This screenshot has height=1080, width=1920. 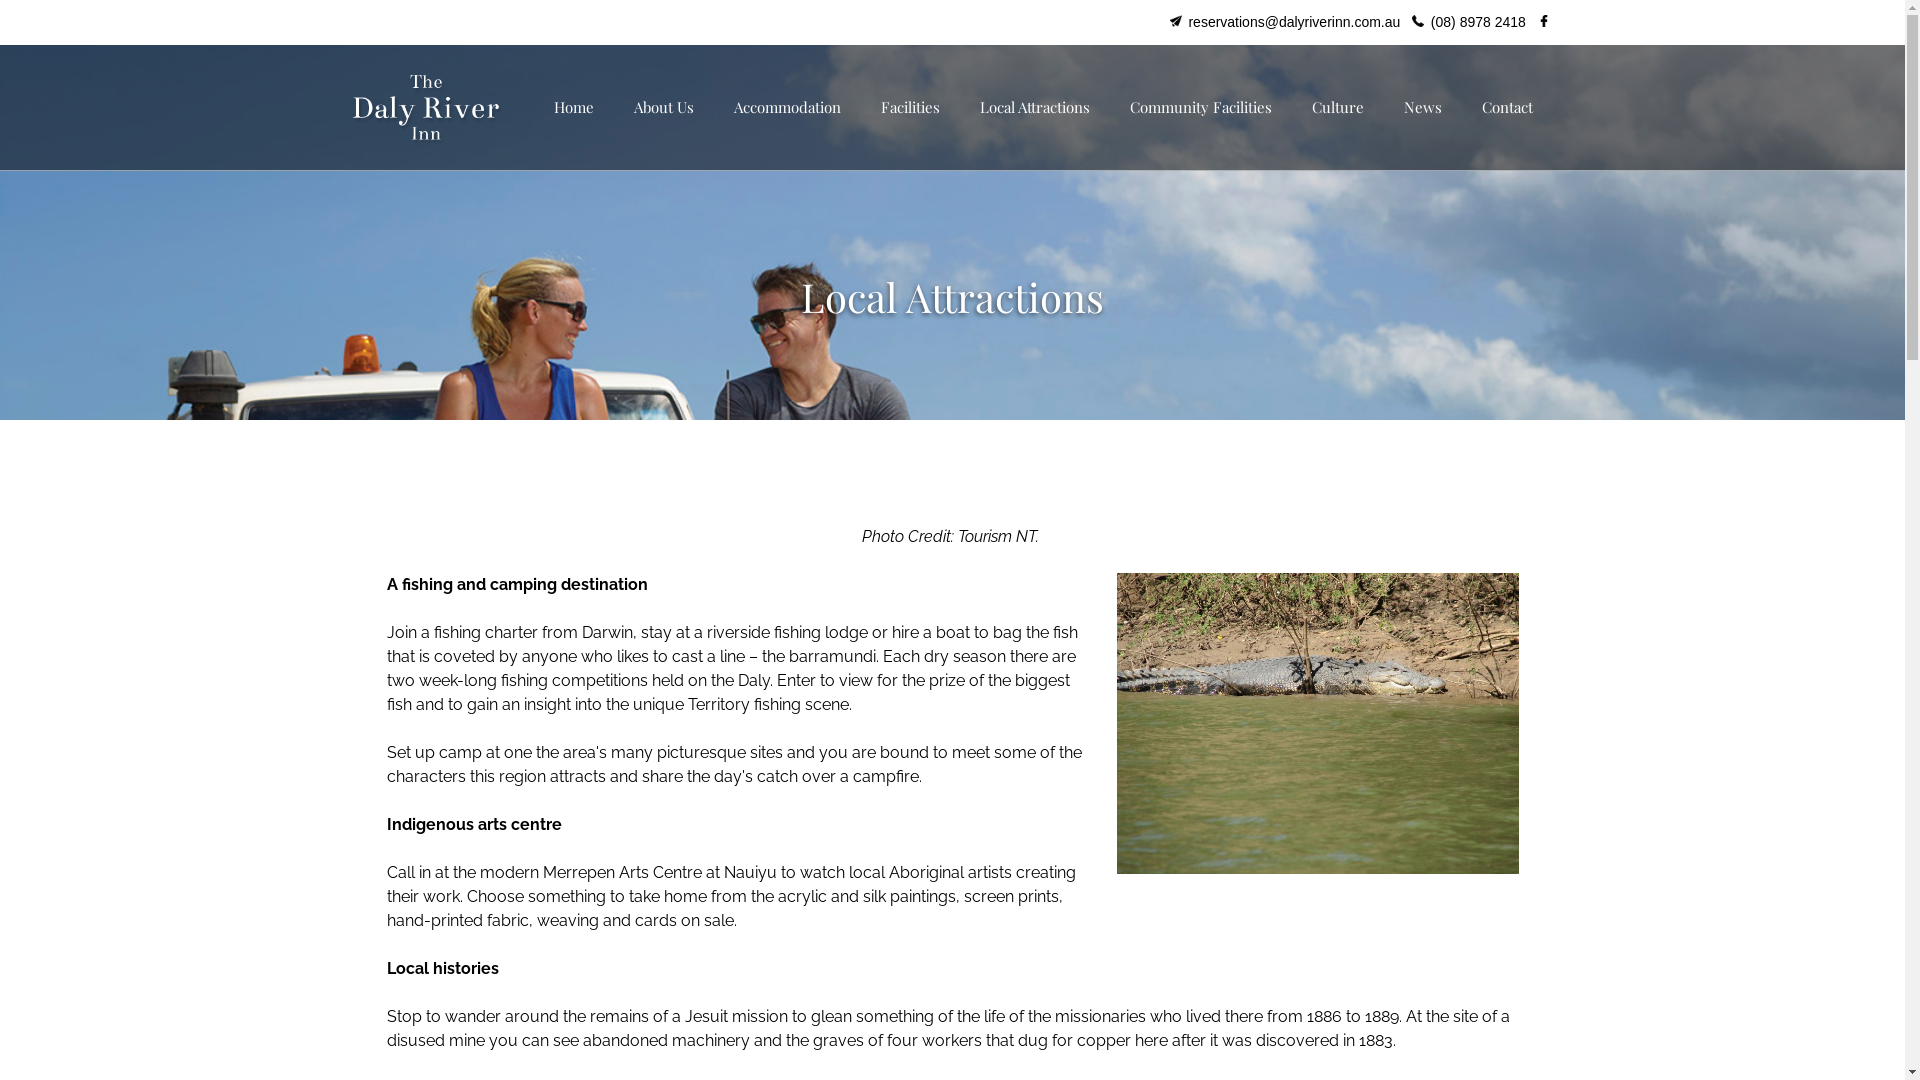 I want to click on 'Contact', so click(x=1507, y=107).